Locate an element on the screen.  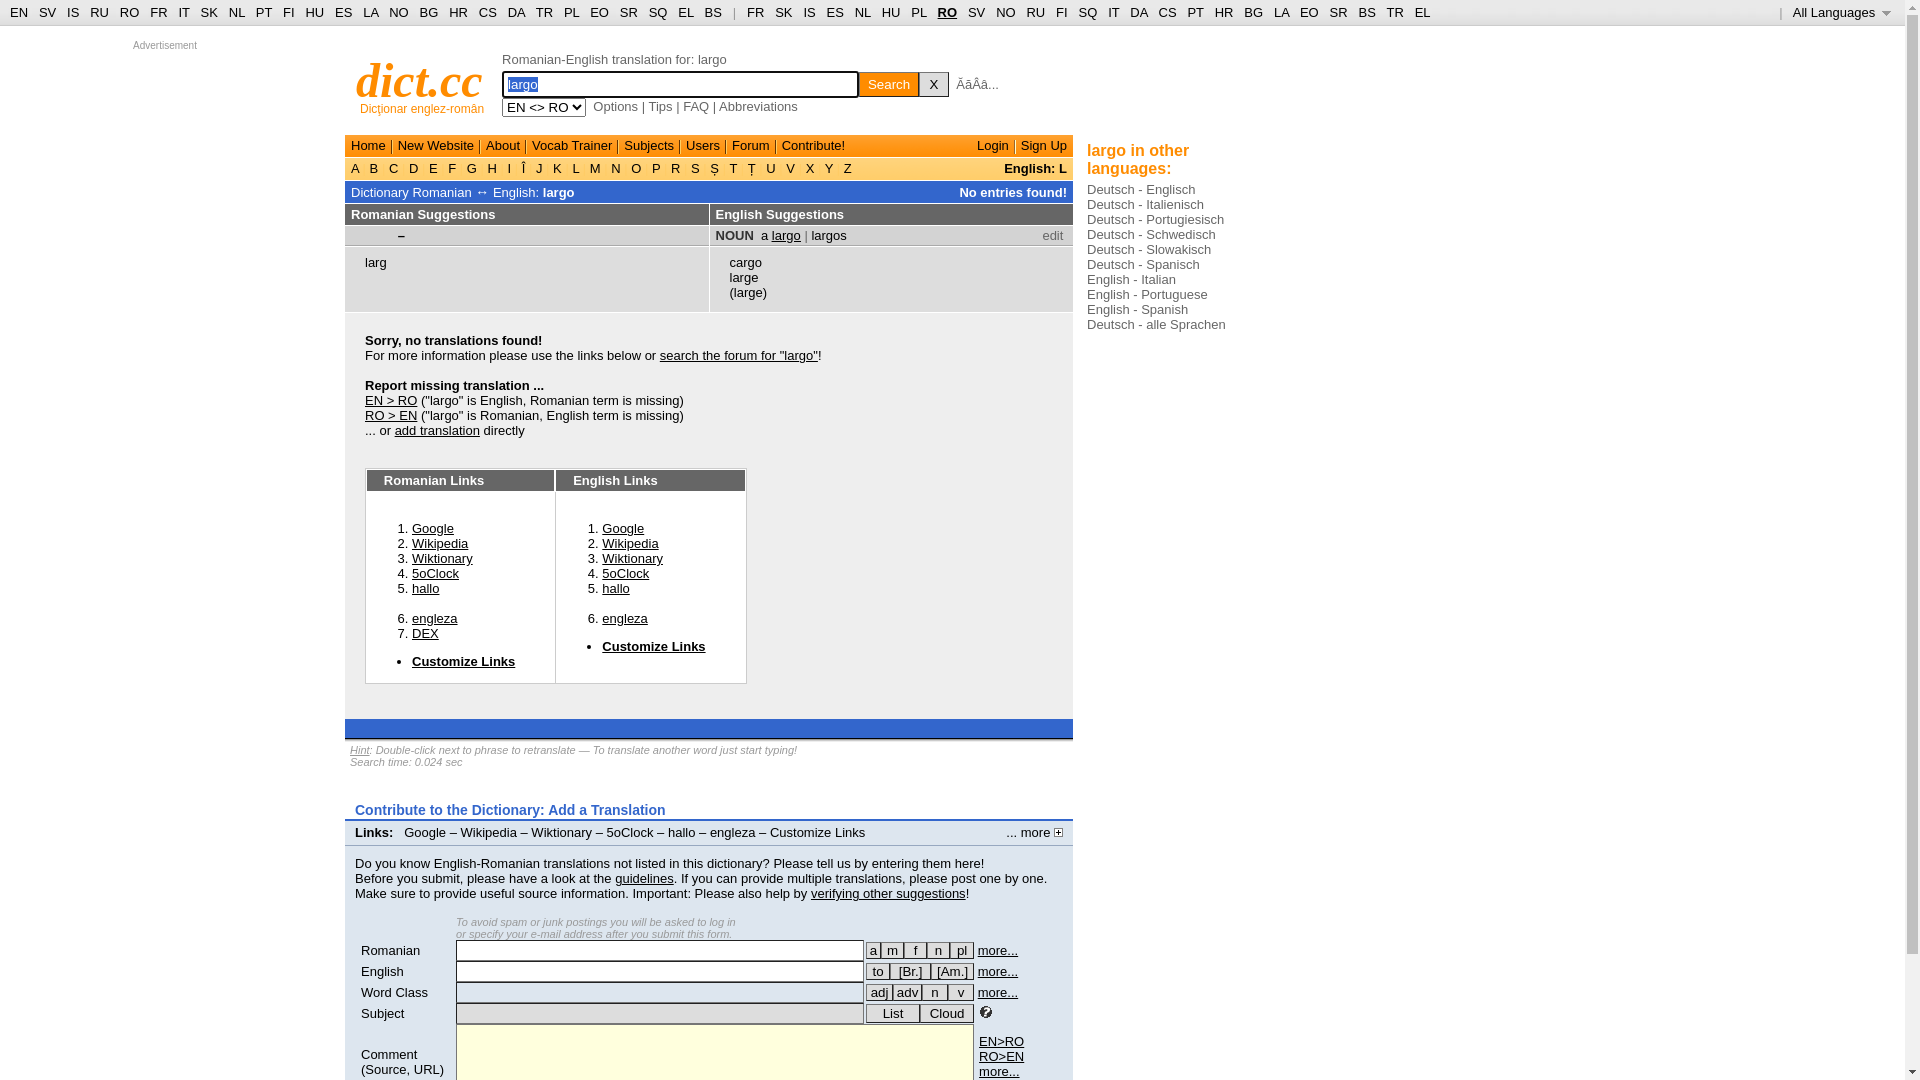
'EL' is located at coordinates (685, 12).